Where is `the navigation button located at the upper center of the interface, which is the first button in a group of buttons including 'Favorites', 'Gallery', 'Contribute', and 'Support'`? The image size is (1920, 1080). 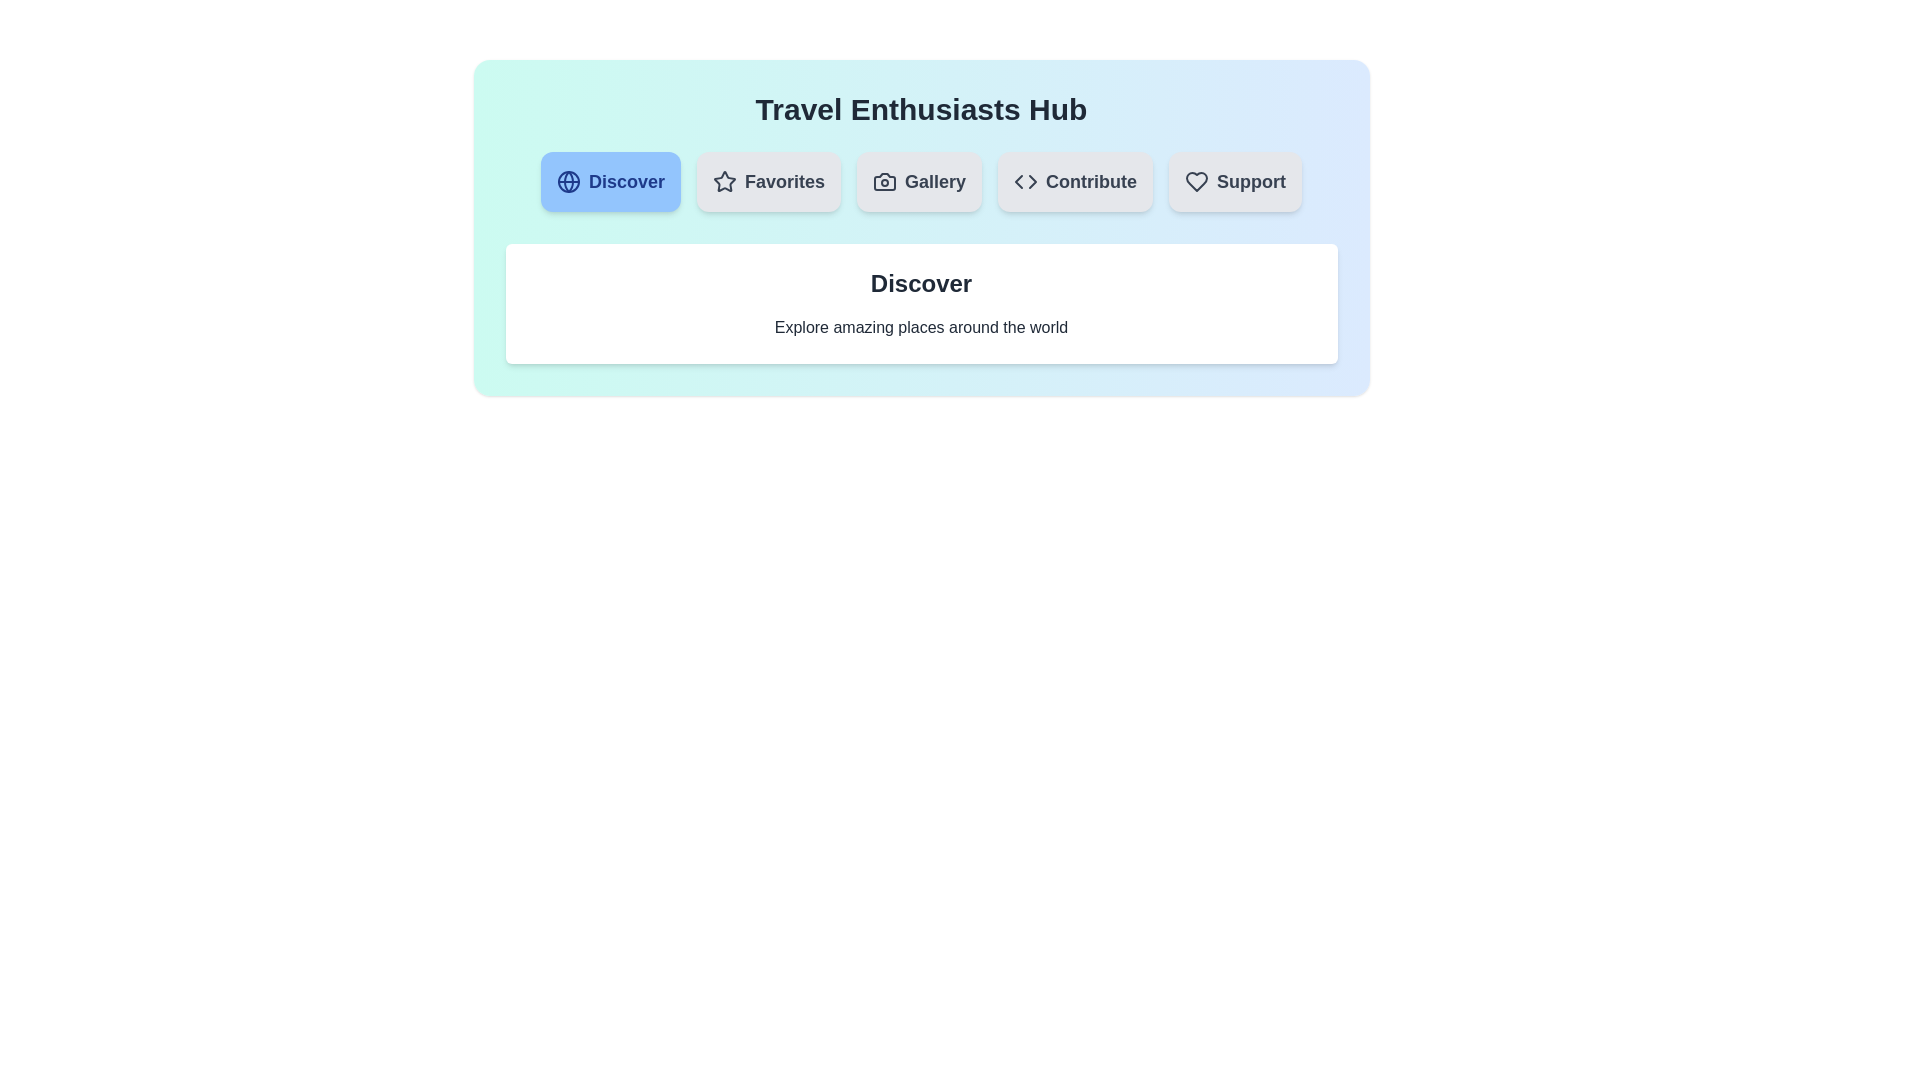
the navigation button located at the upper center of the interface, which is the first button in a group of buttons including 'Favorites', 'Gallery', 'Contribute', and 'Support' is located at coordinates (609, 181).